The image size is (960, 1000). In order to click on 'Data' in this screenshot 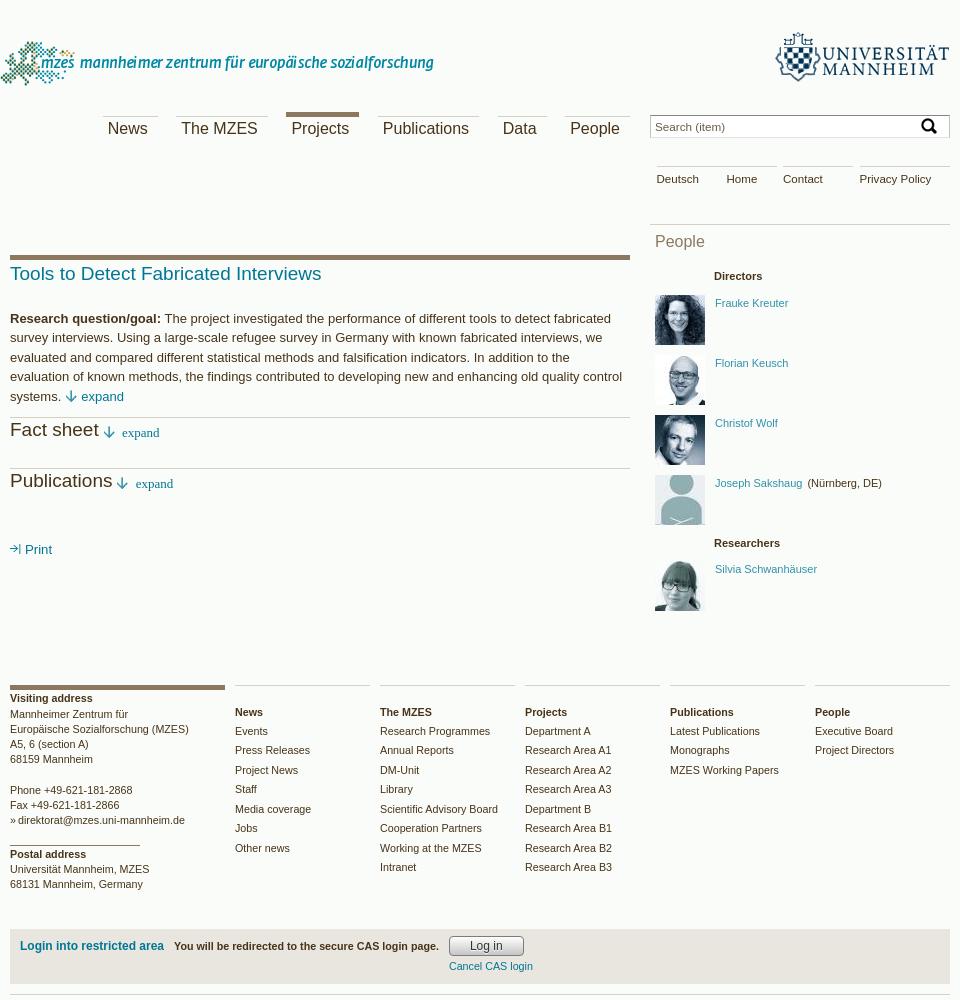, I will do `click(500, 128)`.